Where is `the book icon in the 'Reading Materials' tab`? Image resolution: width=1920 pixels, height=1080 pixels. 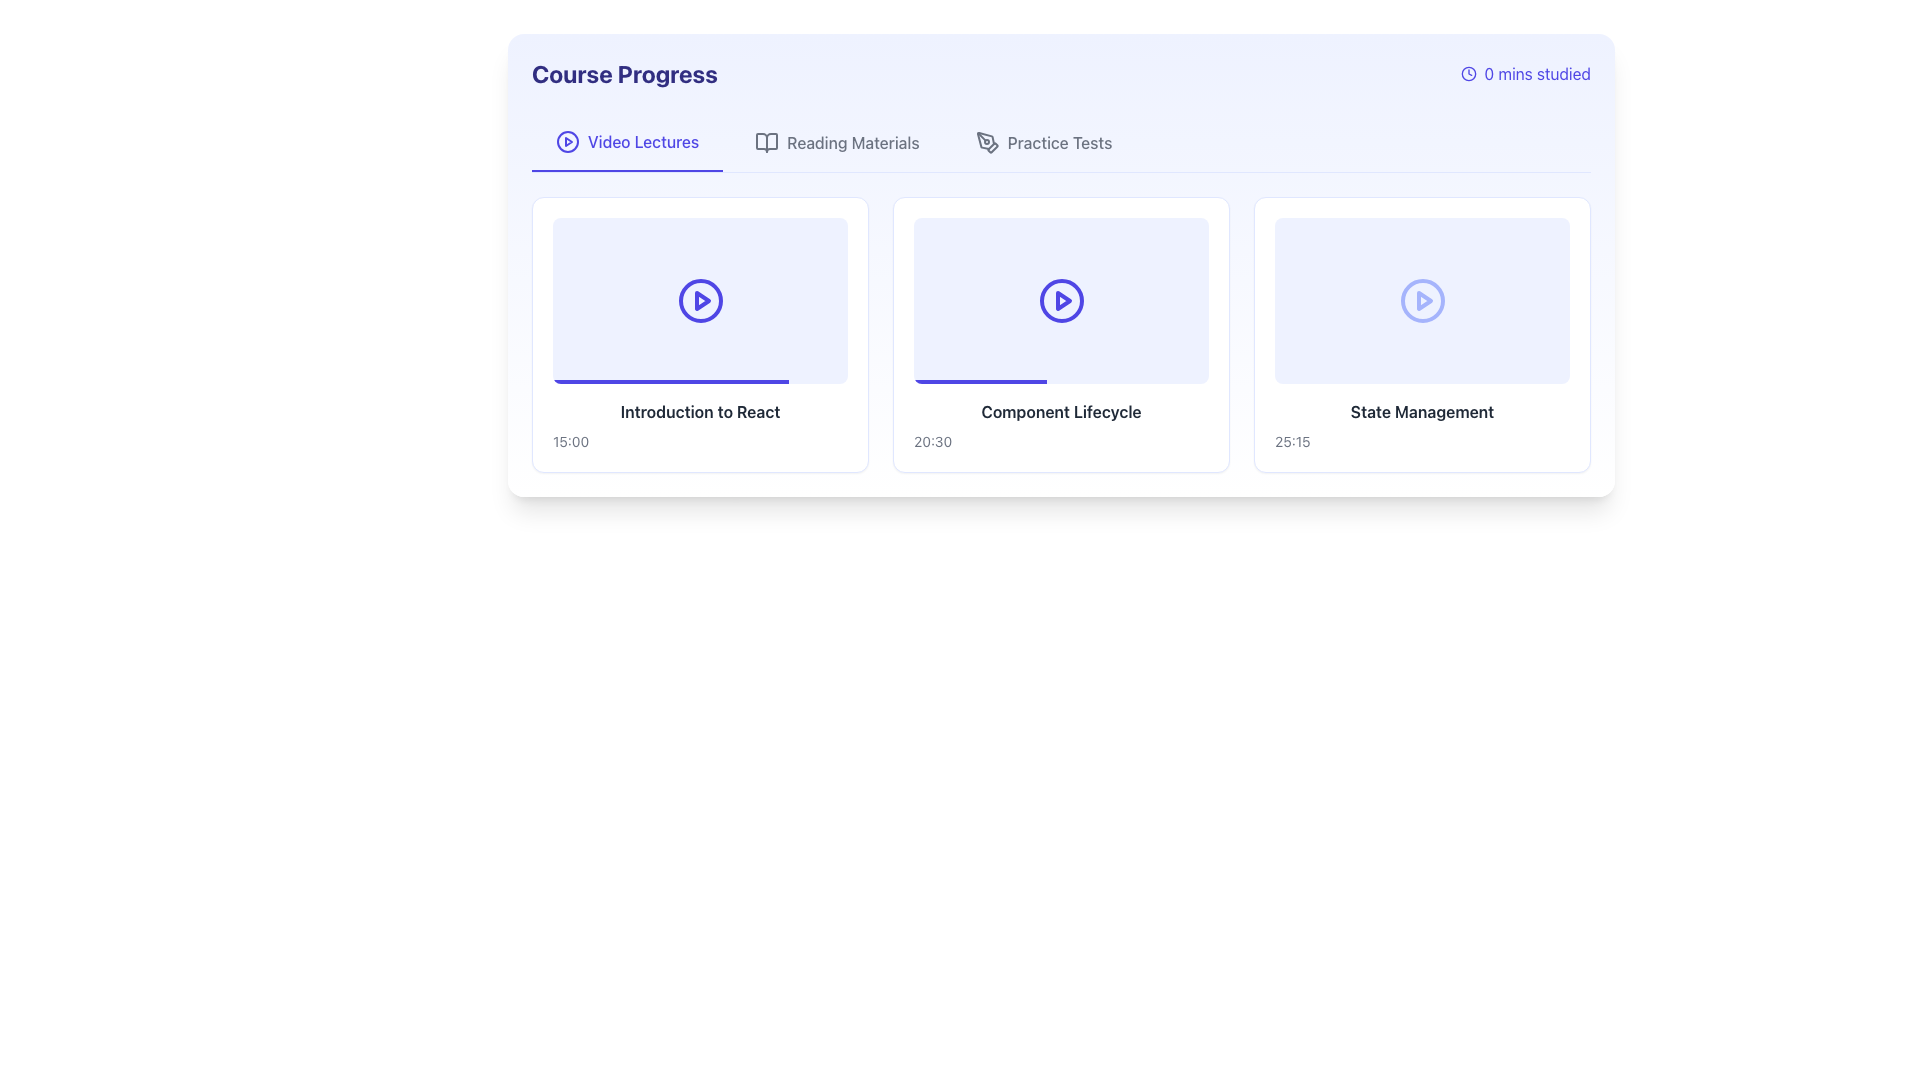
the book icon in the 'Reading Materials' tab is located at coordinates (766, 141).